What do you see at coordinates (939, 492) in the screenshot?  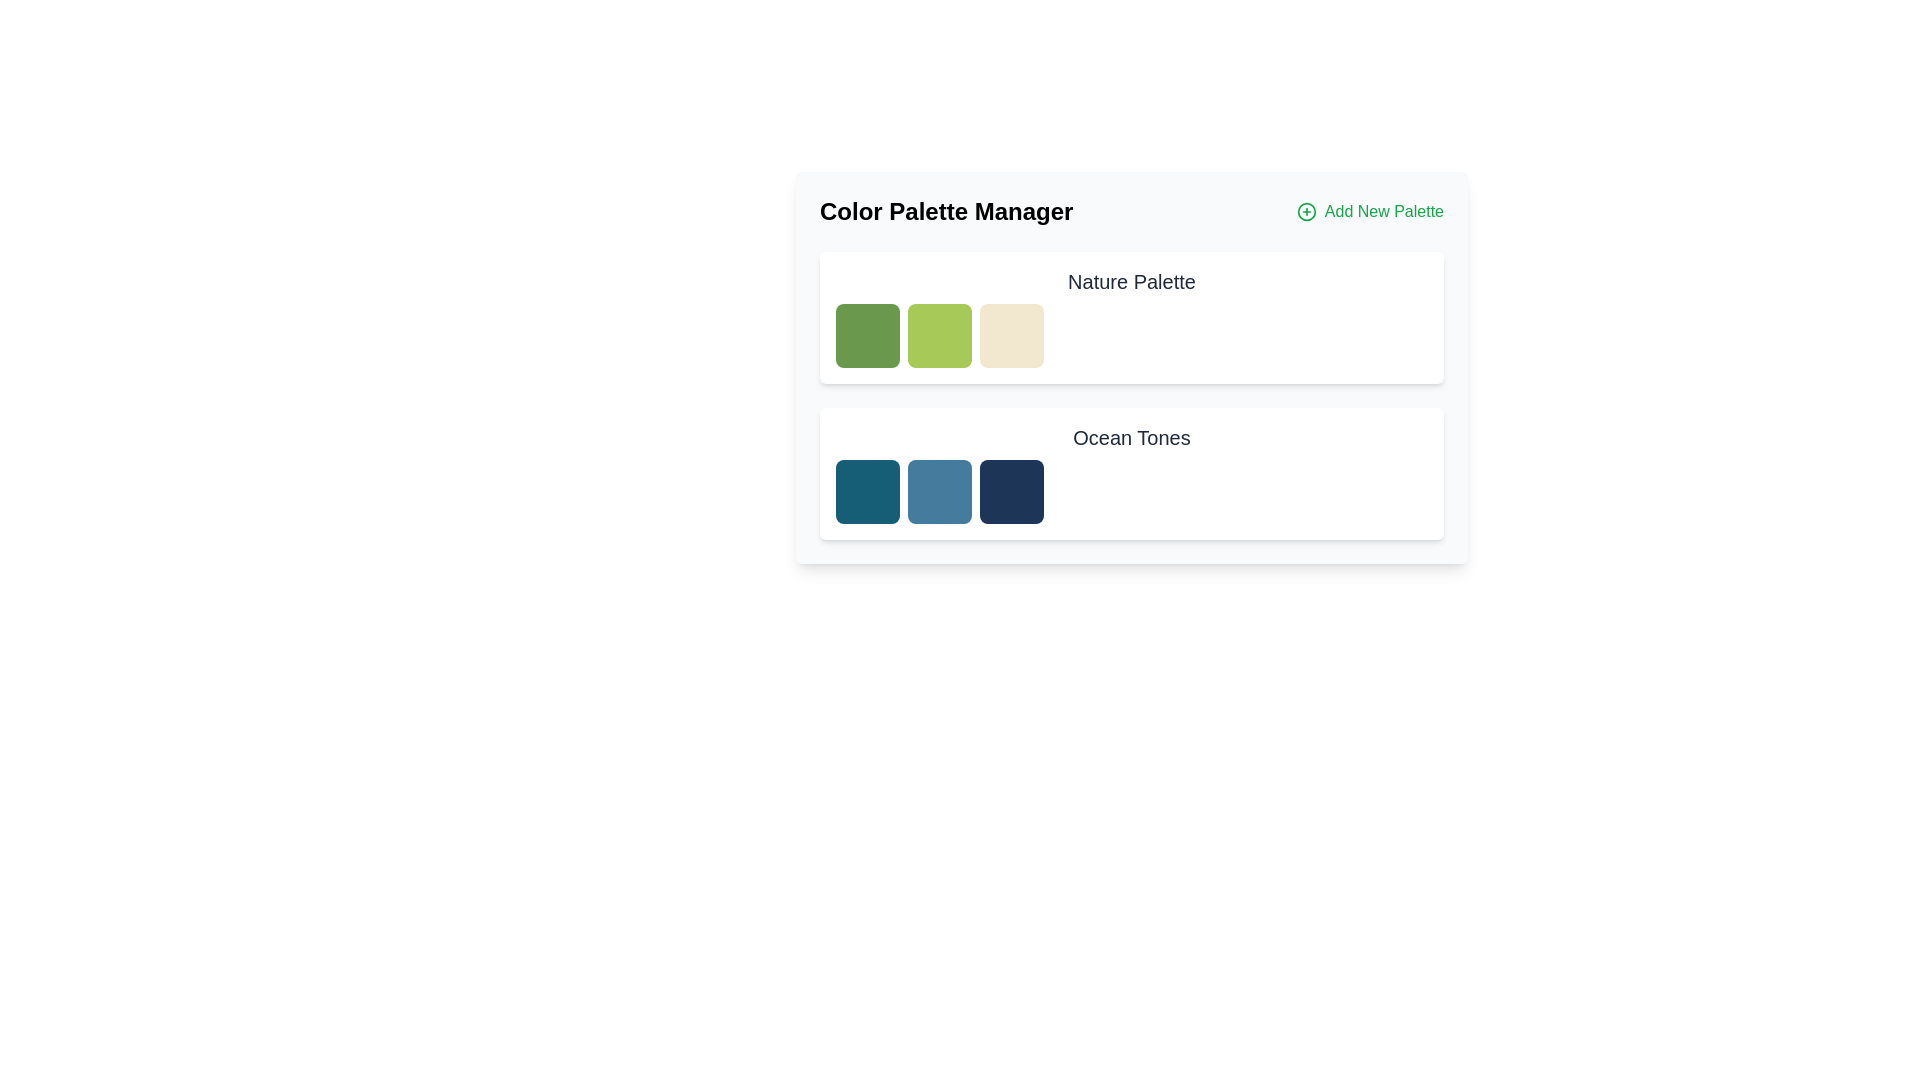 I see `the second square Swatch in the 'Ocean Tones' palette, which is a medium blue square with rounded corners` at bounding box center [939, 492].